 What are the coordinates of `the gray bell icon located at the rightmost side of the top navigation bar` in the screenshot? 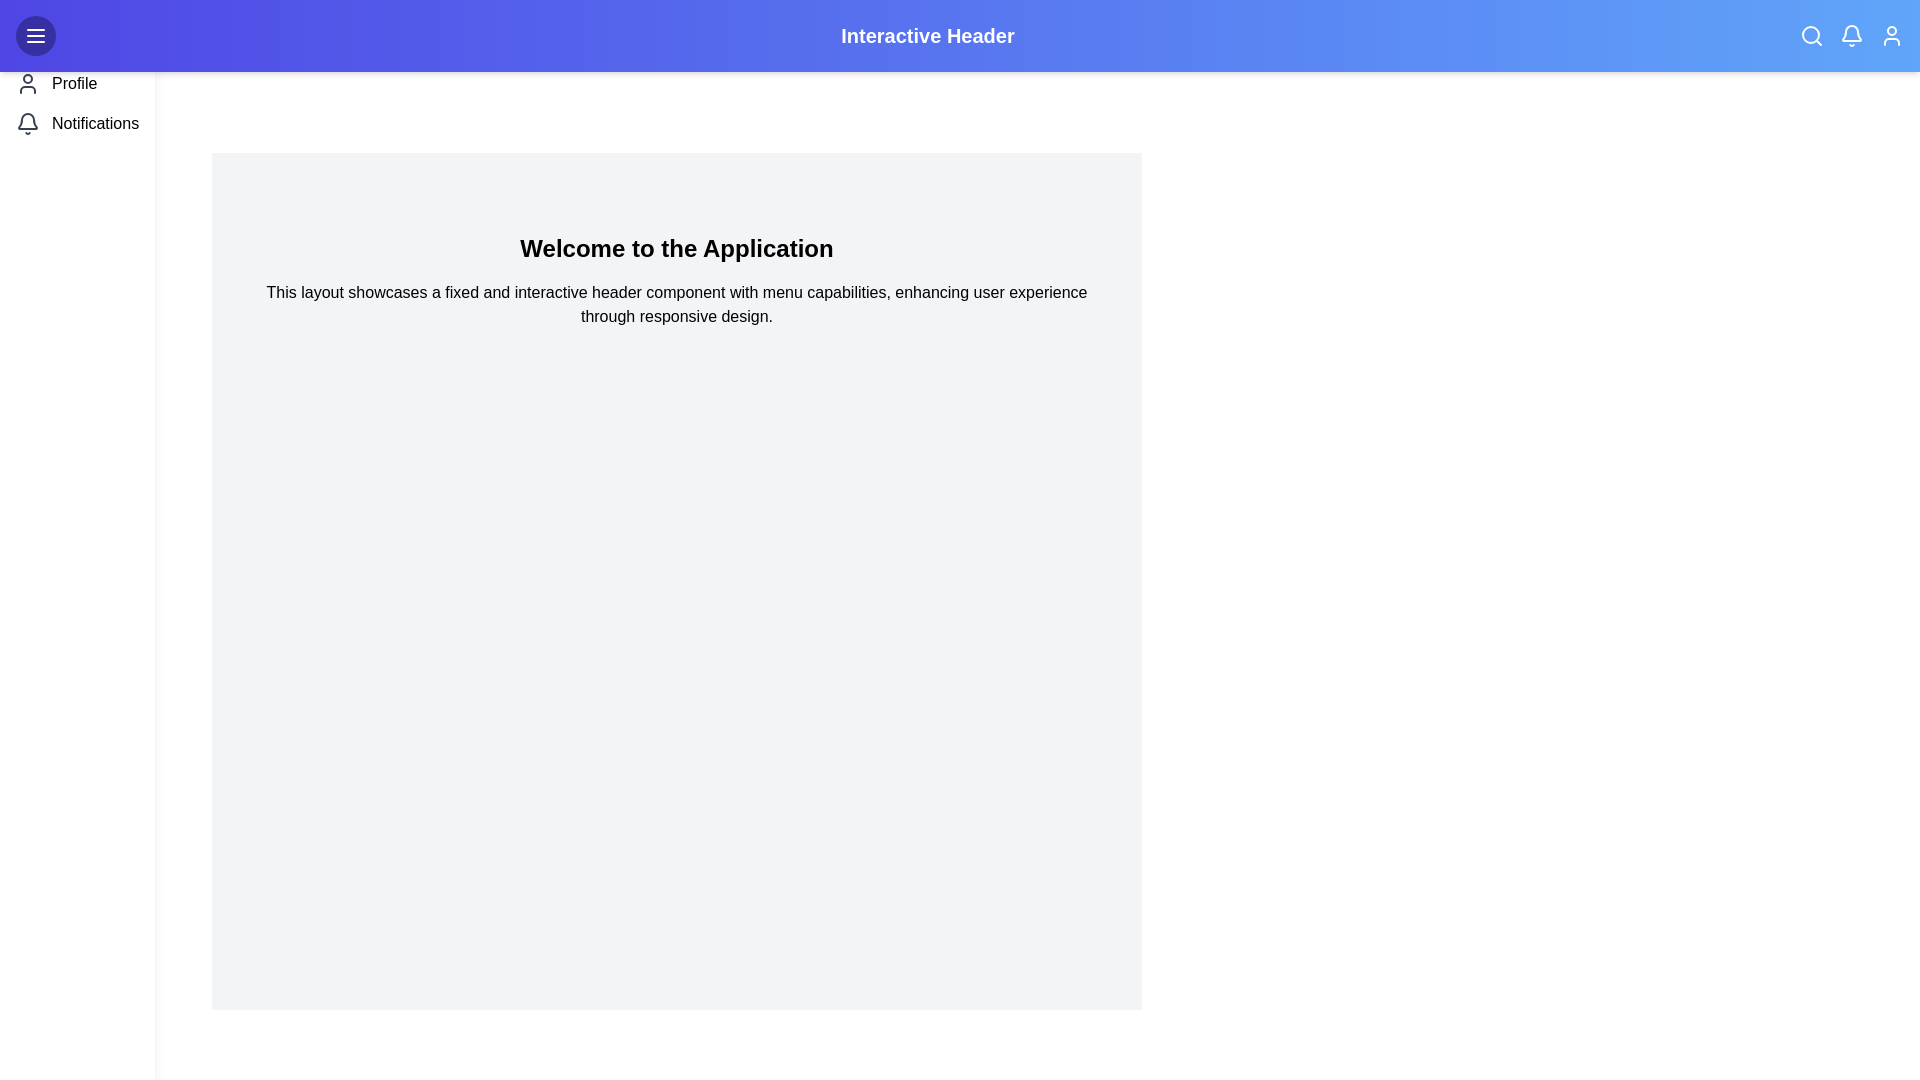 It's located at (28, 121).